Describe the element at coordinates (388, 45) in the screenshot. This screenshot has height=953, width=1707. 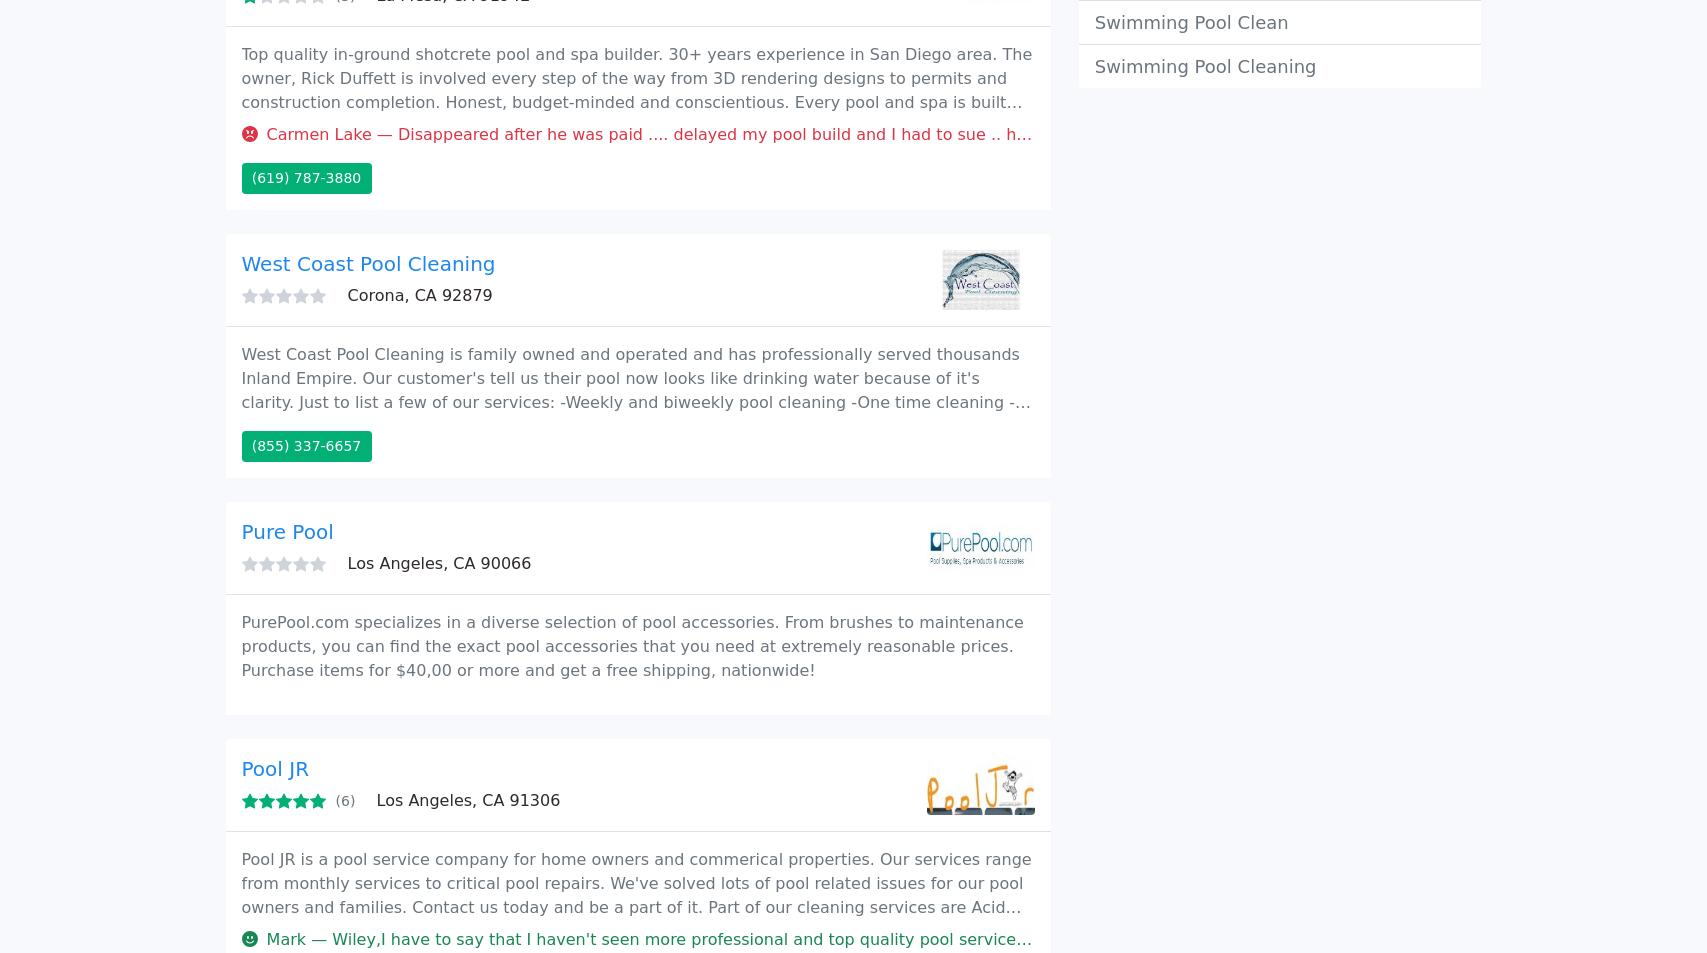
I see `'Swimming Pools'` at that location.